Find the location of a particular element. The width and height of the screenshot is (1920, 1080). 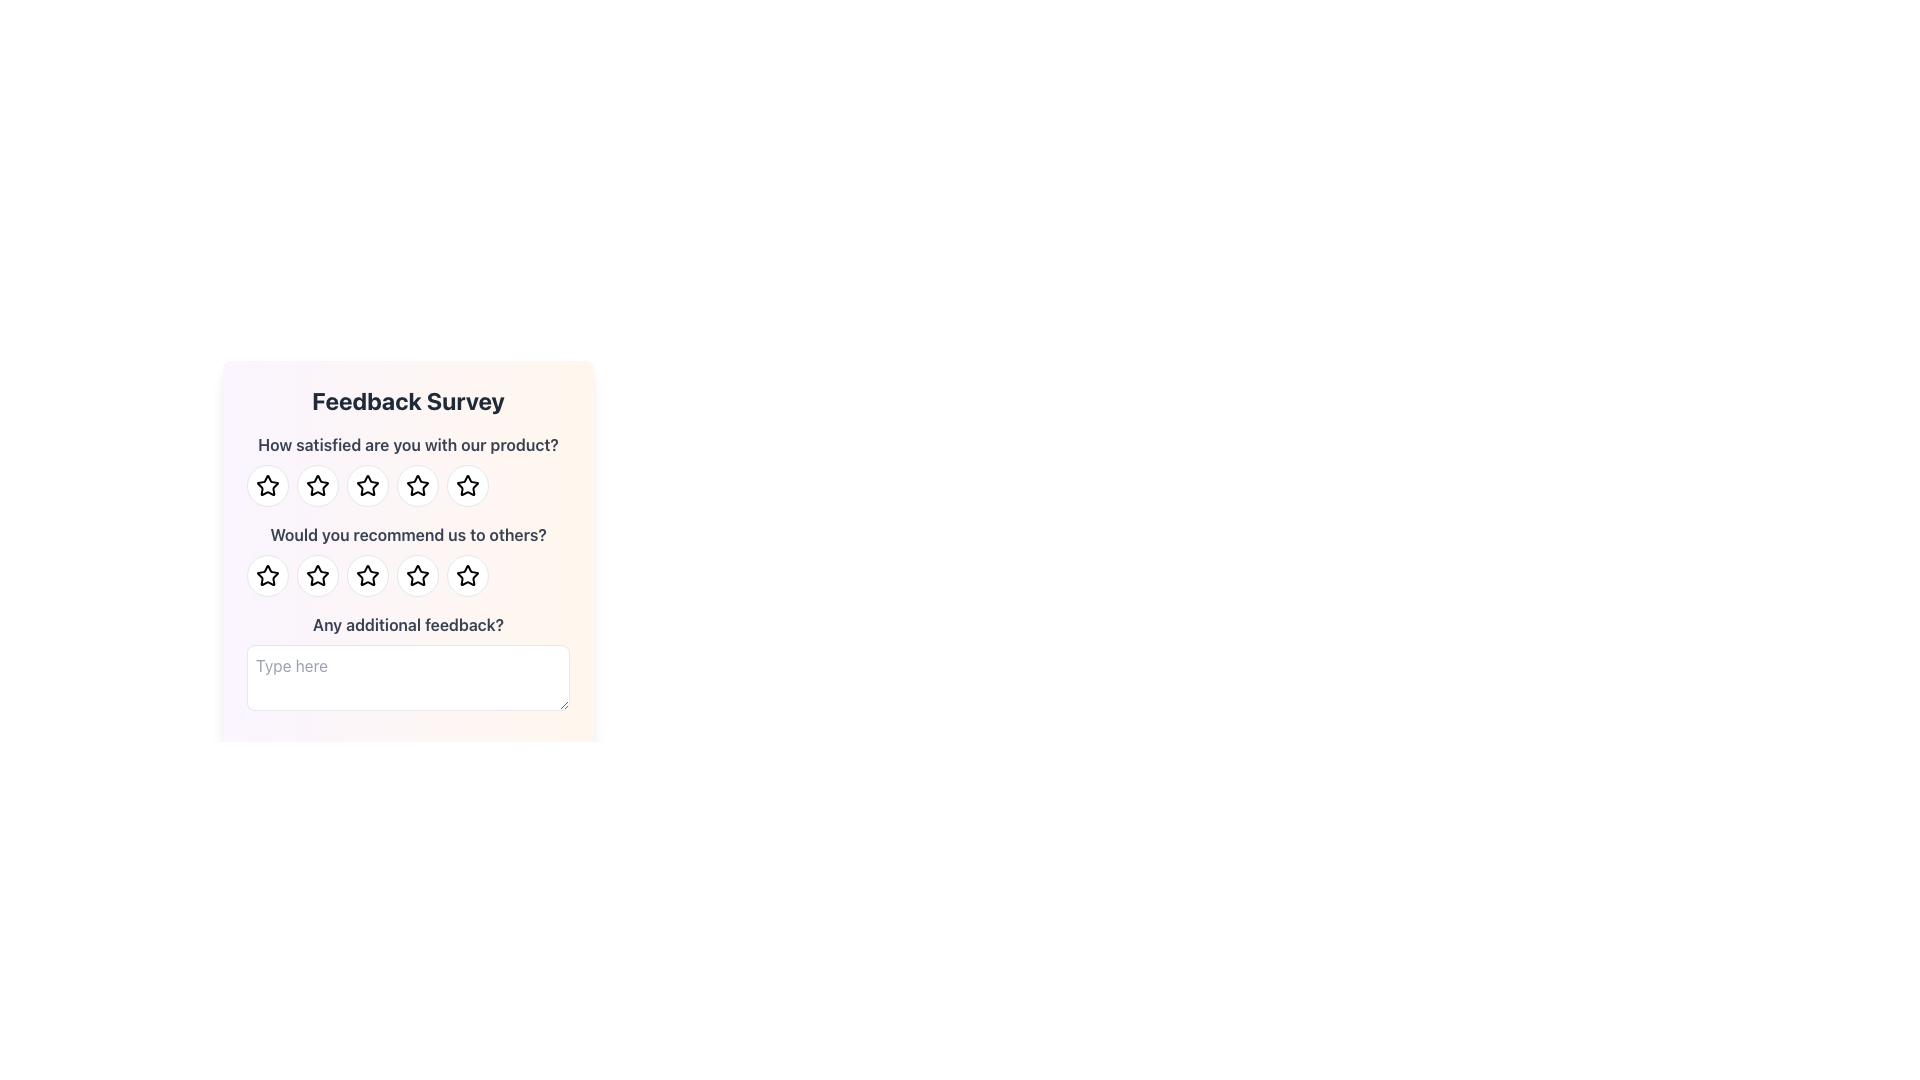

the first star-shaped icon for rating in the feedback section of the survey form is located at coordinates (267, 575).